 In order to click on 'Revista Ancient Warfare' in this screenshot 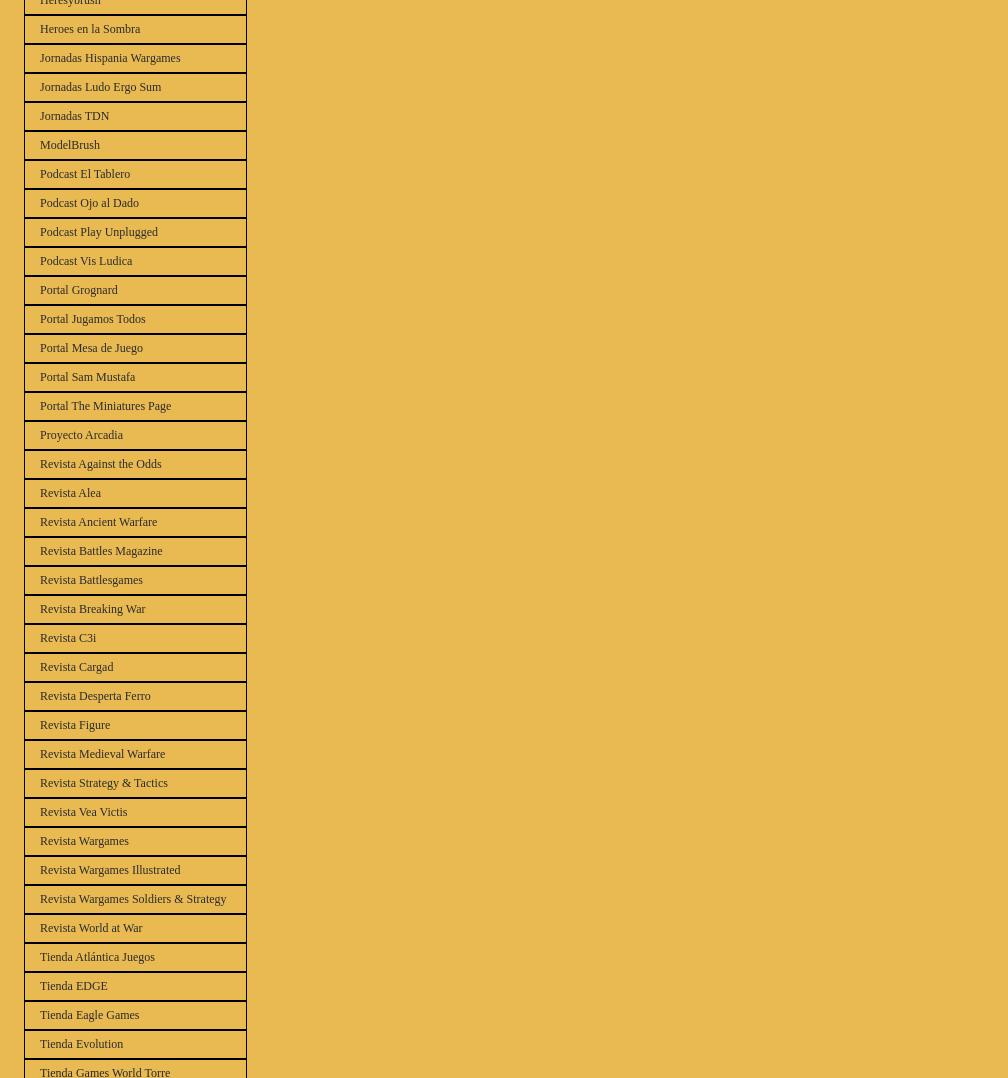, I will do `click(40, 521)`.